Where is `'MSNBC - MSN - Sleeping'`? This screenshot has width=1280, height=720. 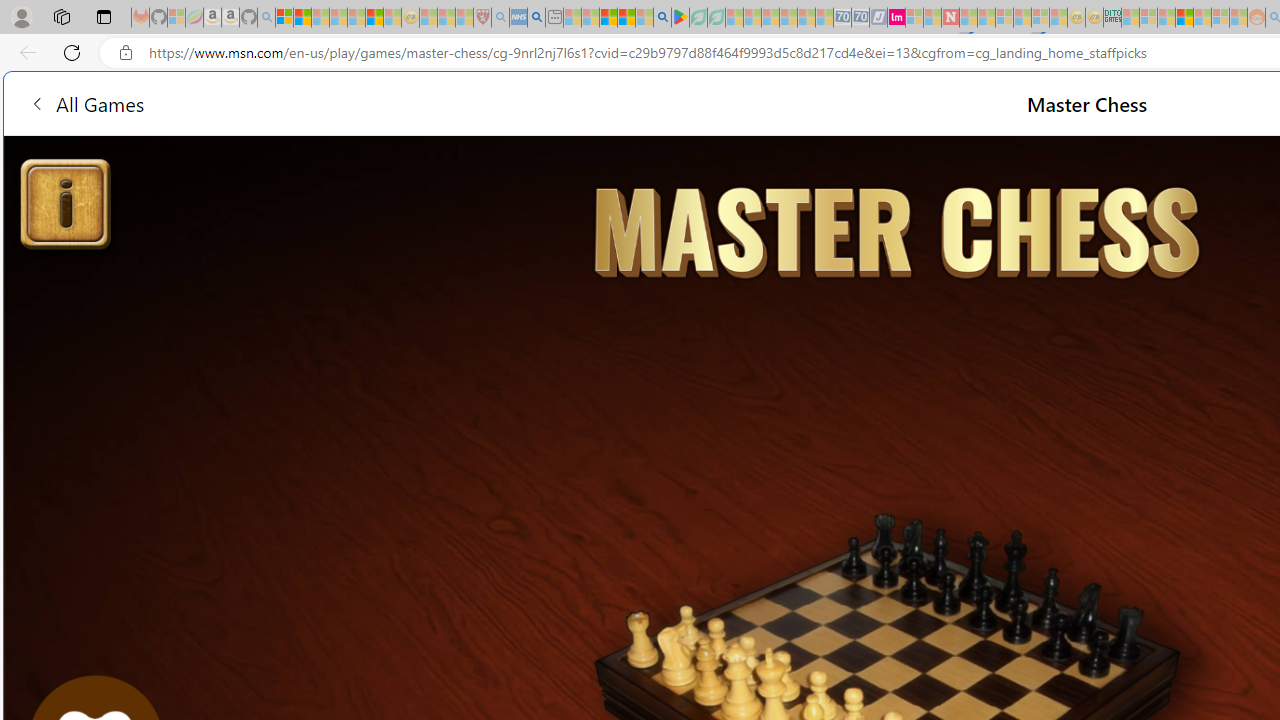
'MSNBC - MSN - Sleeping' is located at coordinates (1130, 17).